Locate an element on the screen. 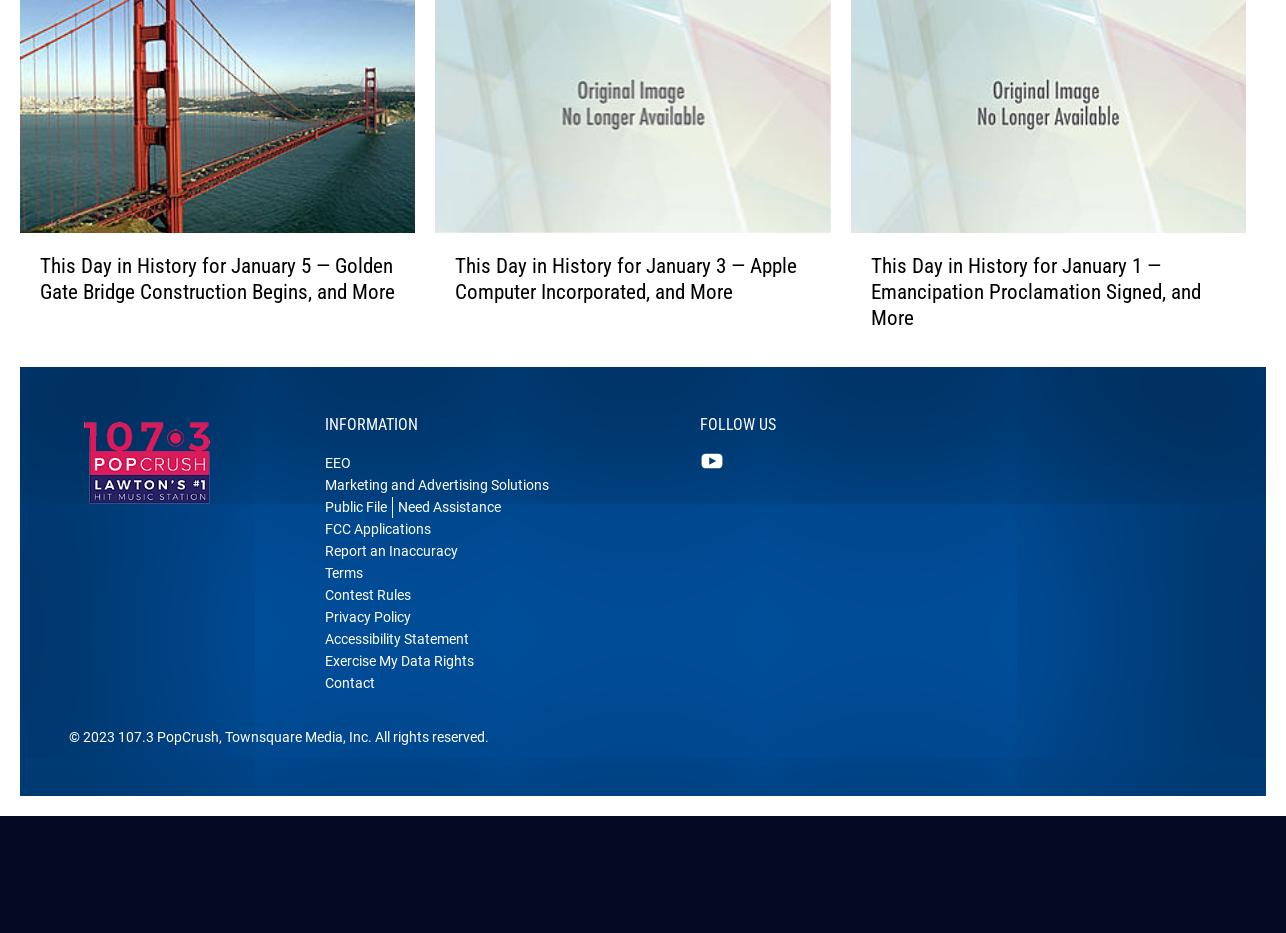  '2023' is located at coordinates (99, 767).